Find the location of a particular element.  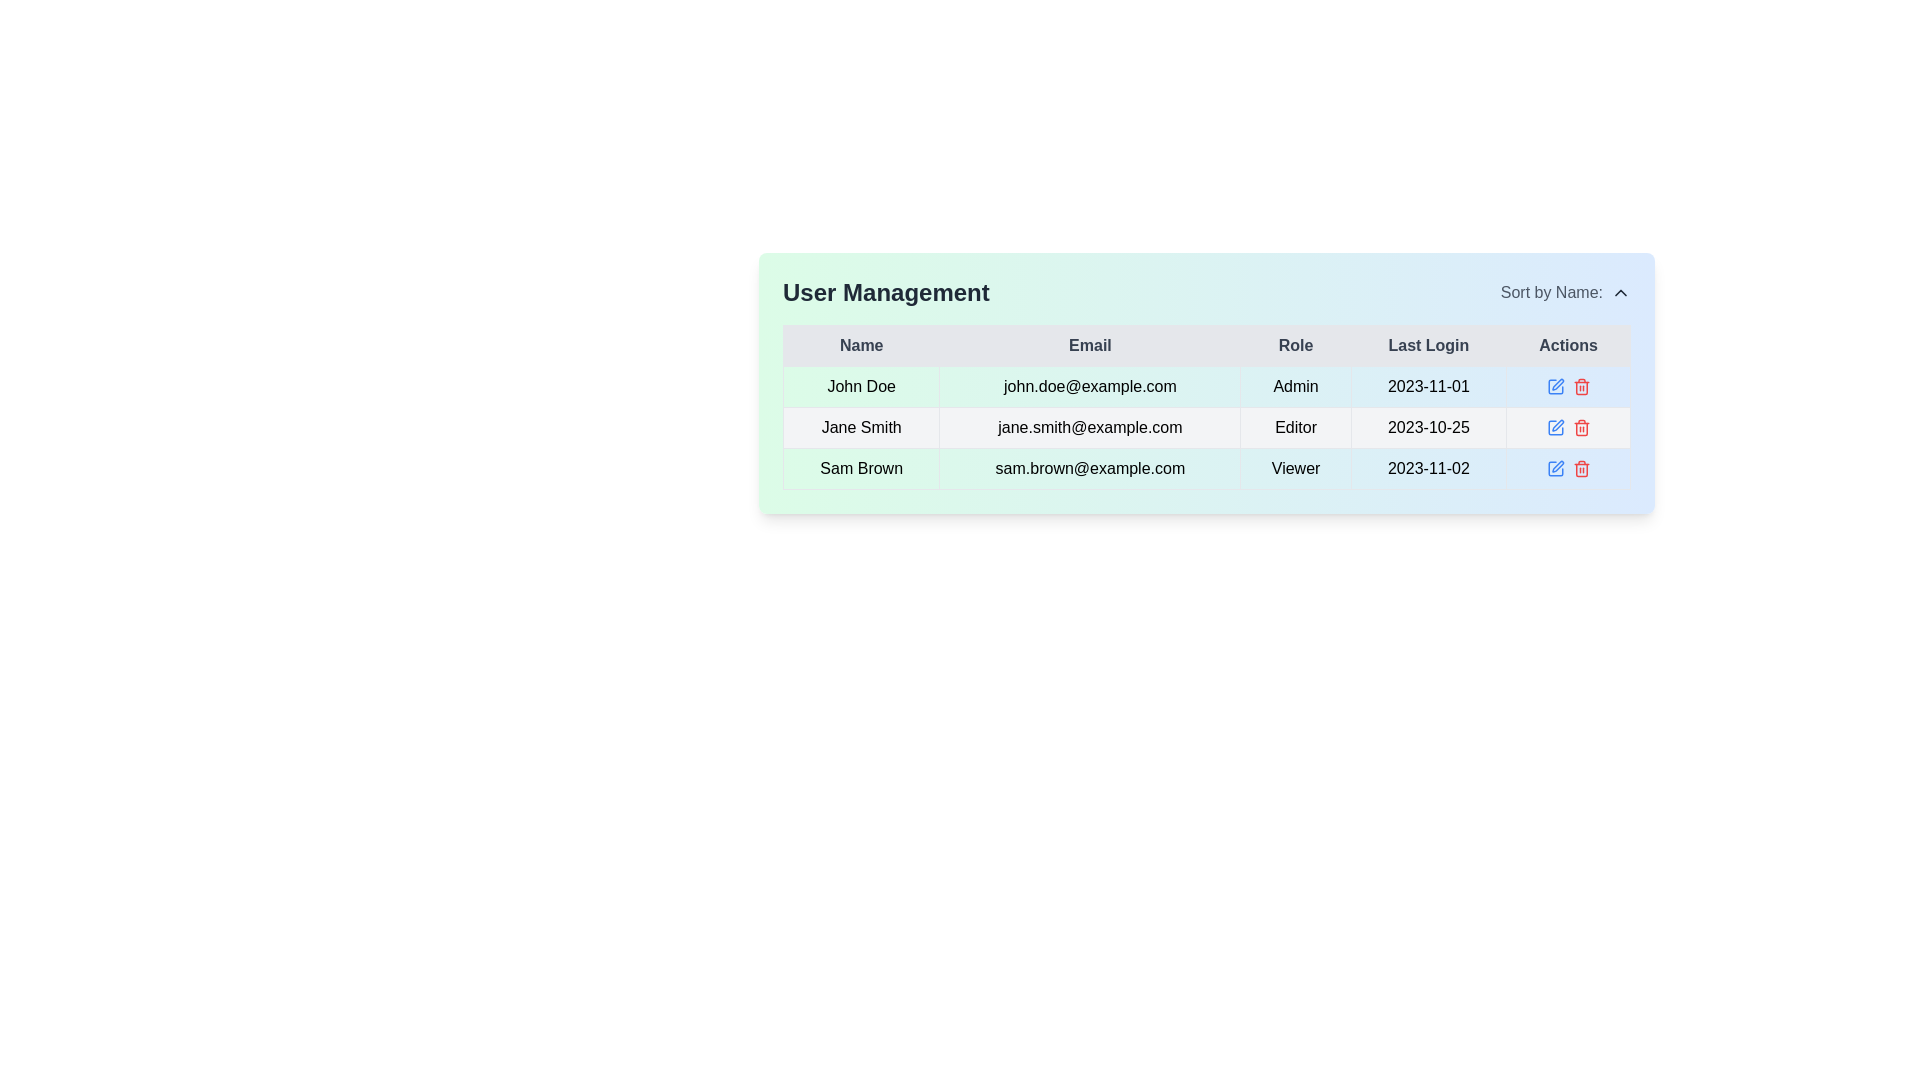

the text label indicating that the data is sorted by the 'Name' column in the user details table is located at coordinates (1550, 293).